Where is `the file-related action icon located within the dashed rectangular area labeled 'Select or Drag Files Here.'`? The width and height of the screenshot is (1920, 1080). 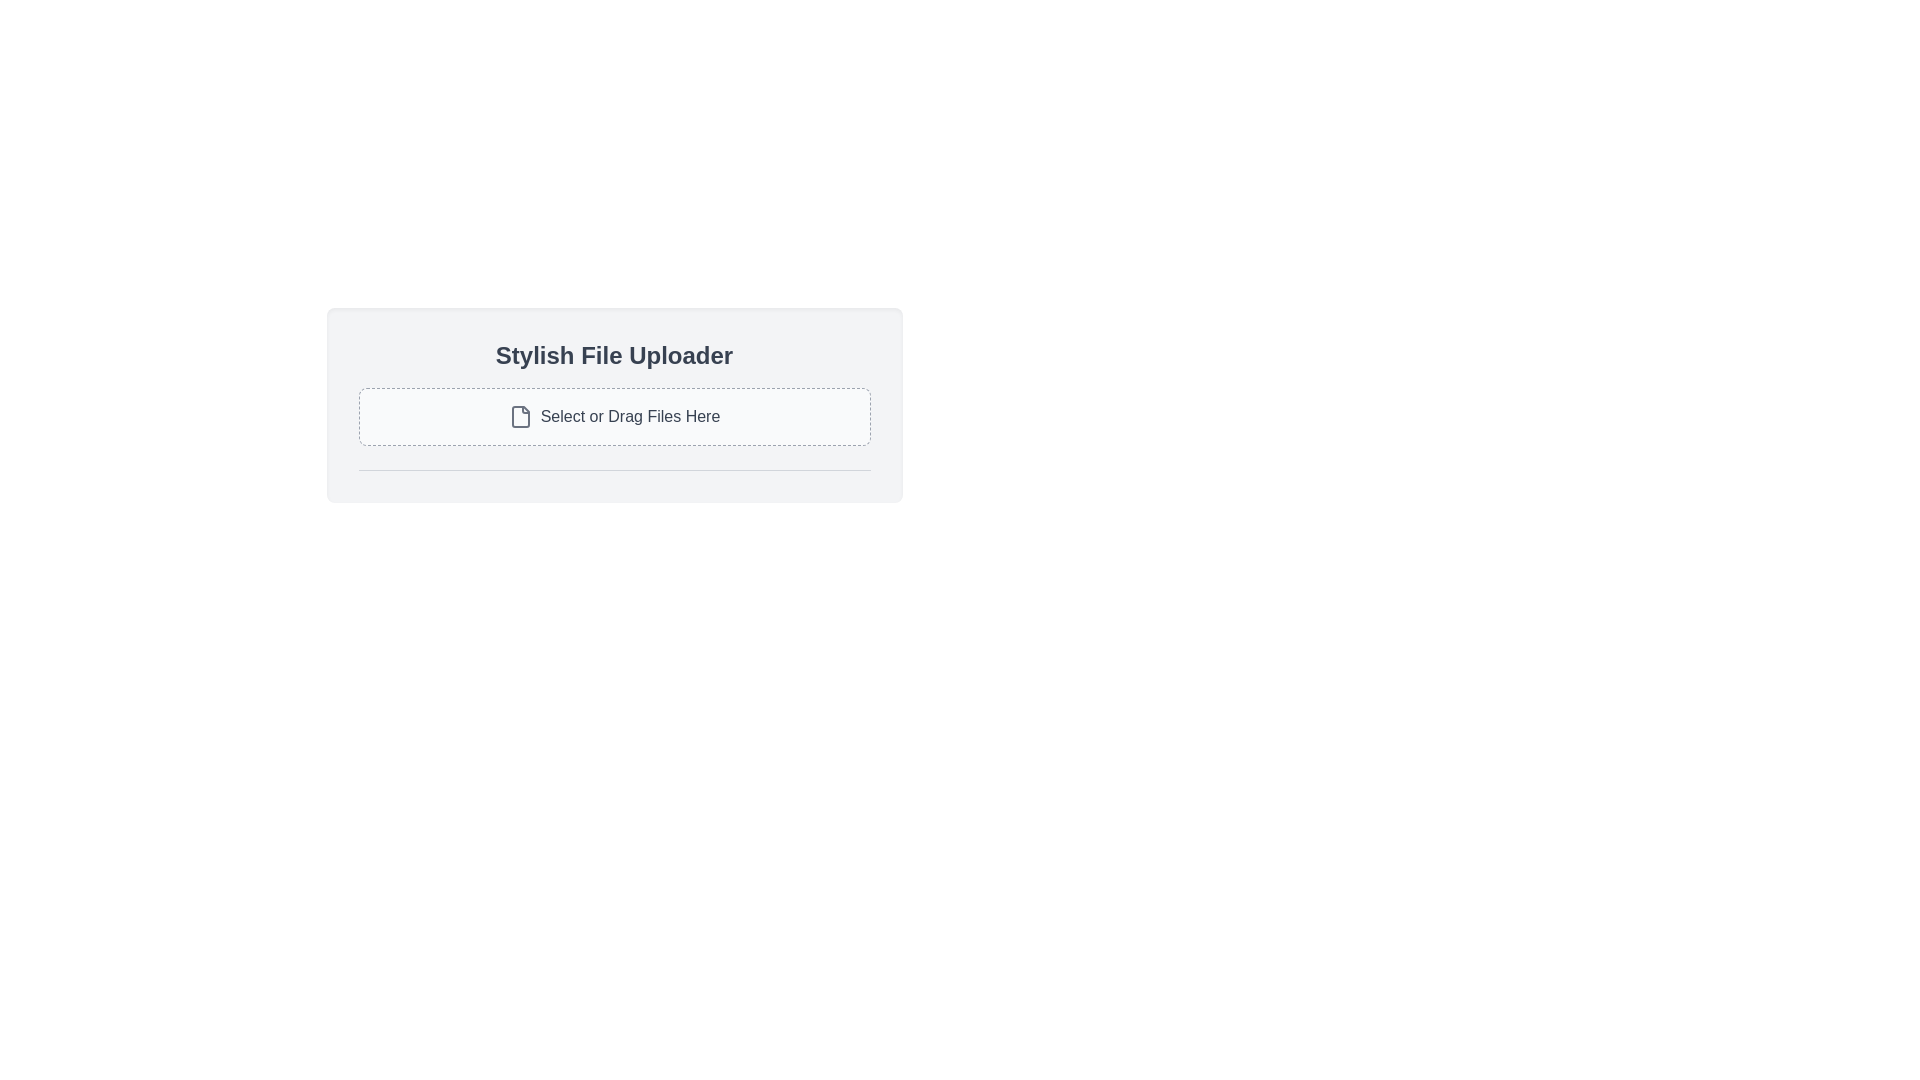
the file-related action icon located within the dashed rectangular area labeled 'Select or Drag Files Here.' is located at coordinates (520, 415).